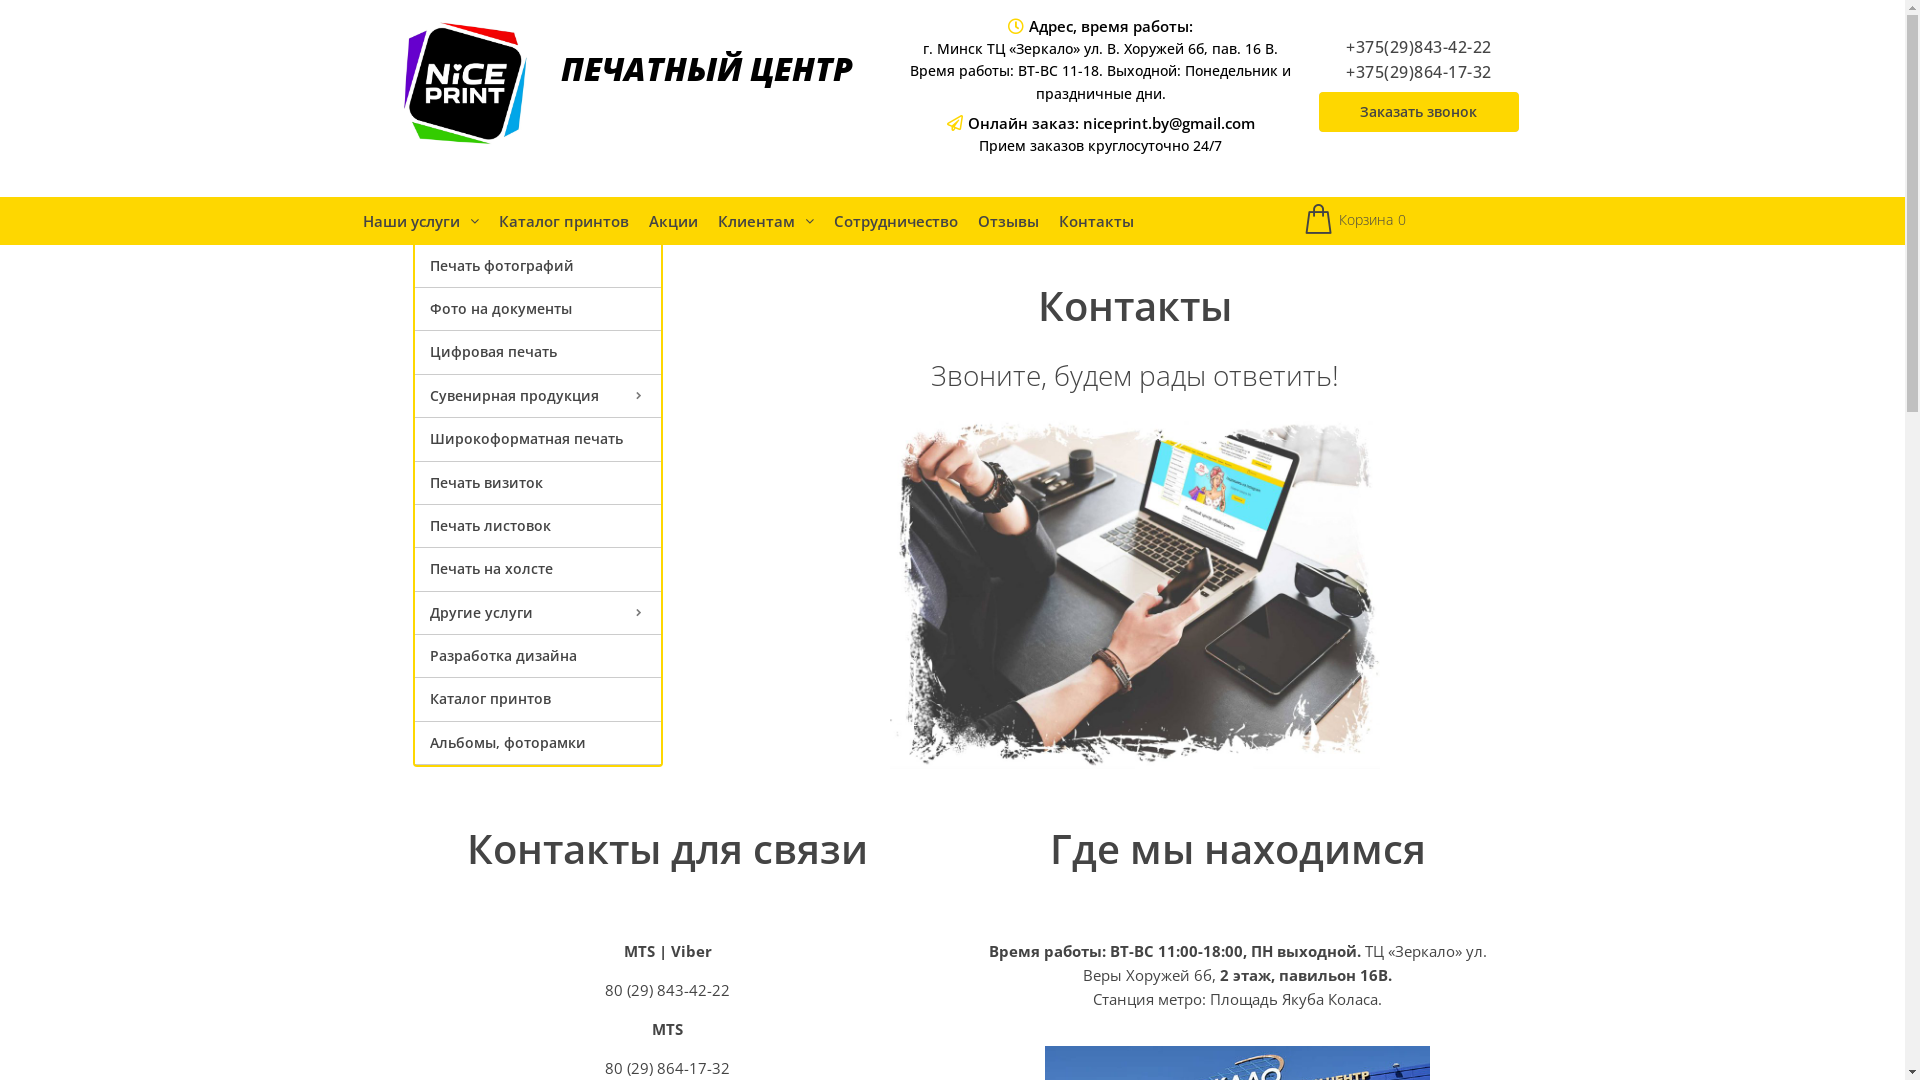 The height and width of the screenshot is (1080, 1920). What do you see at coordinates (1418, 45) in the screenshot?
I see `'+375(29)843-42-22'` at bounding box center [1418, 45].